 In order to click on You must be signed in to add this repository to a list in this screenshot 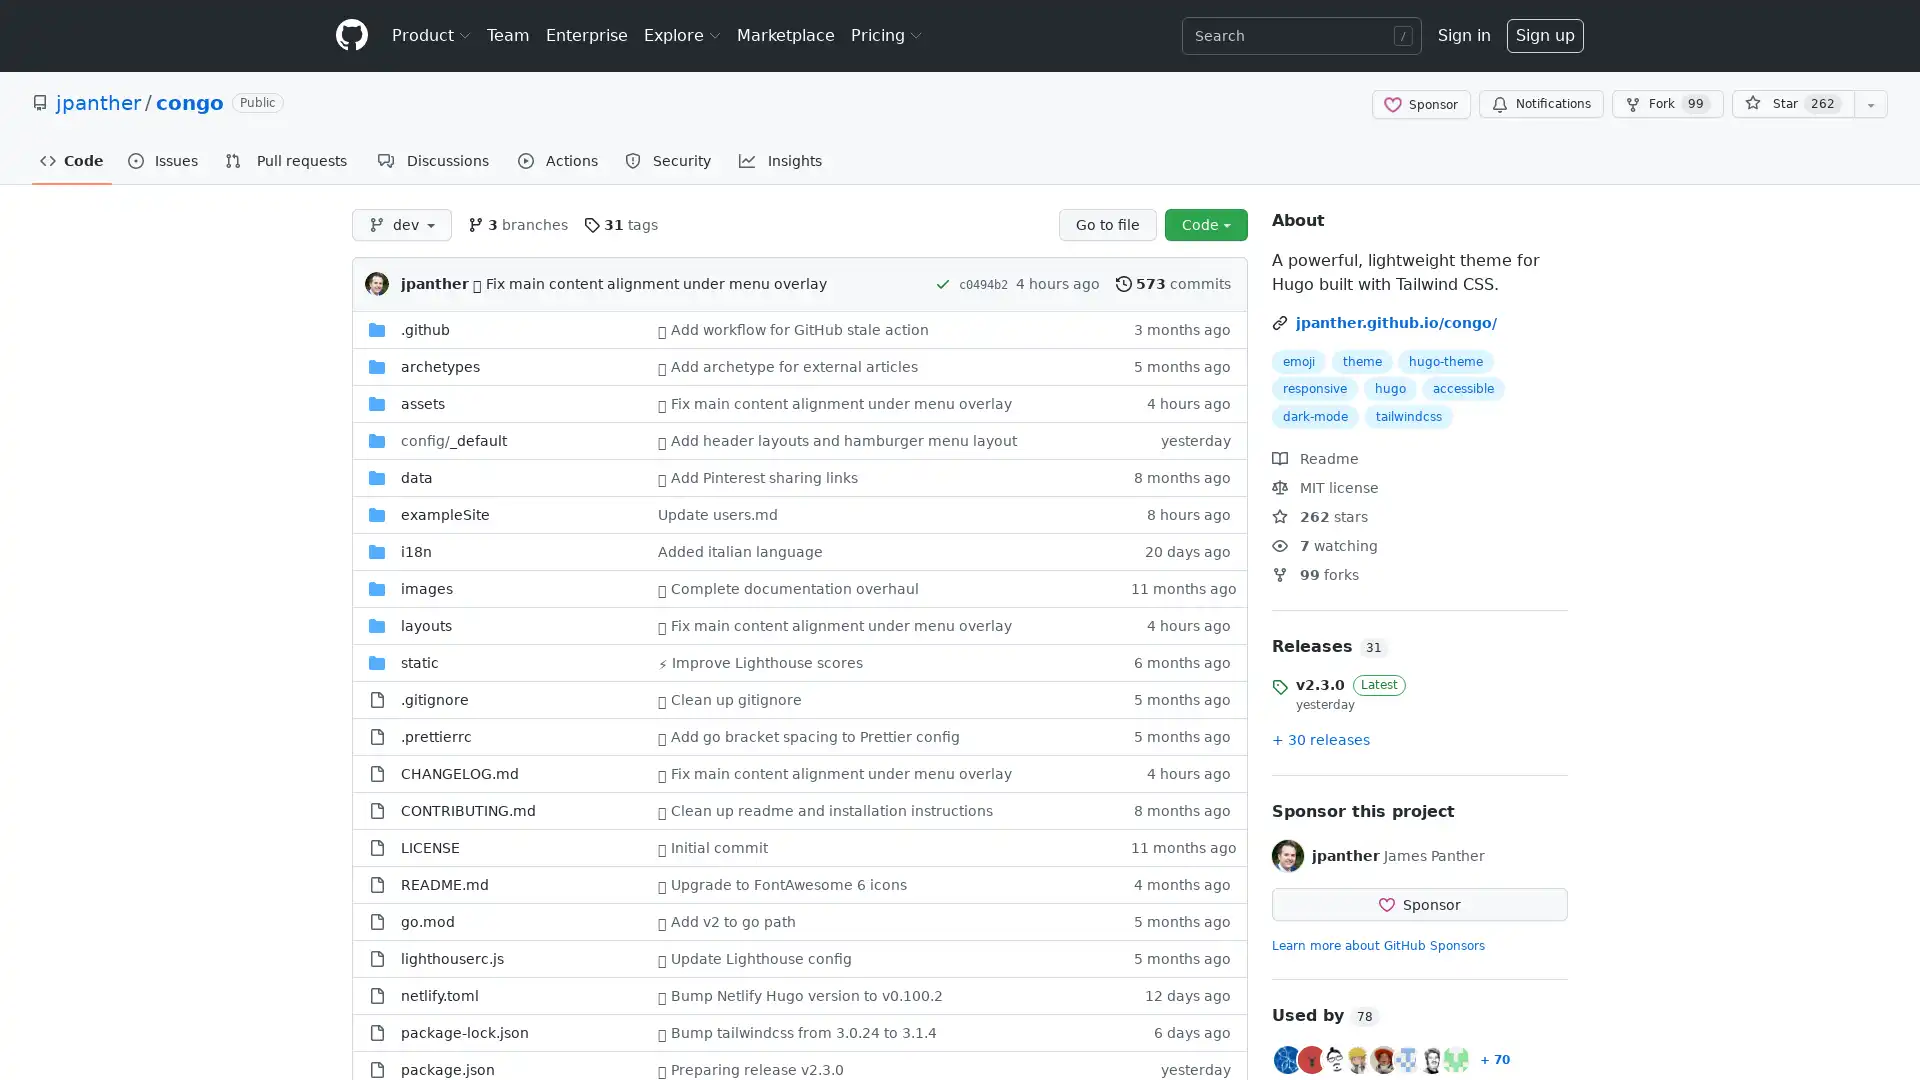, I will do `click(1870, 104)`.